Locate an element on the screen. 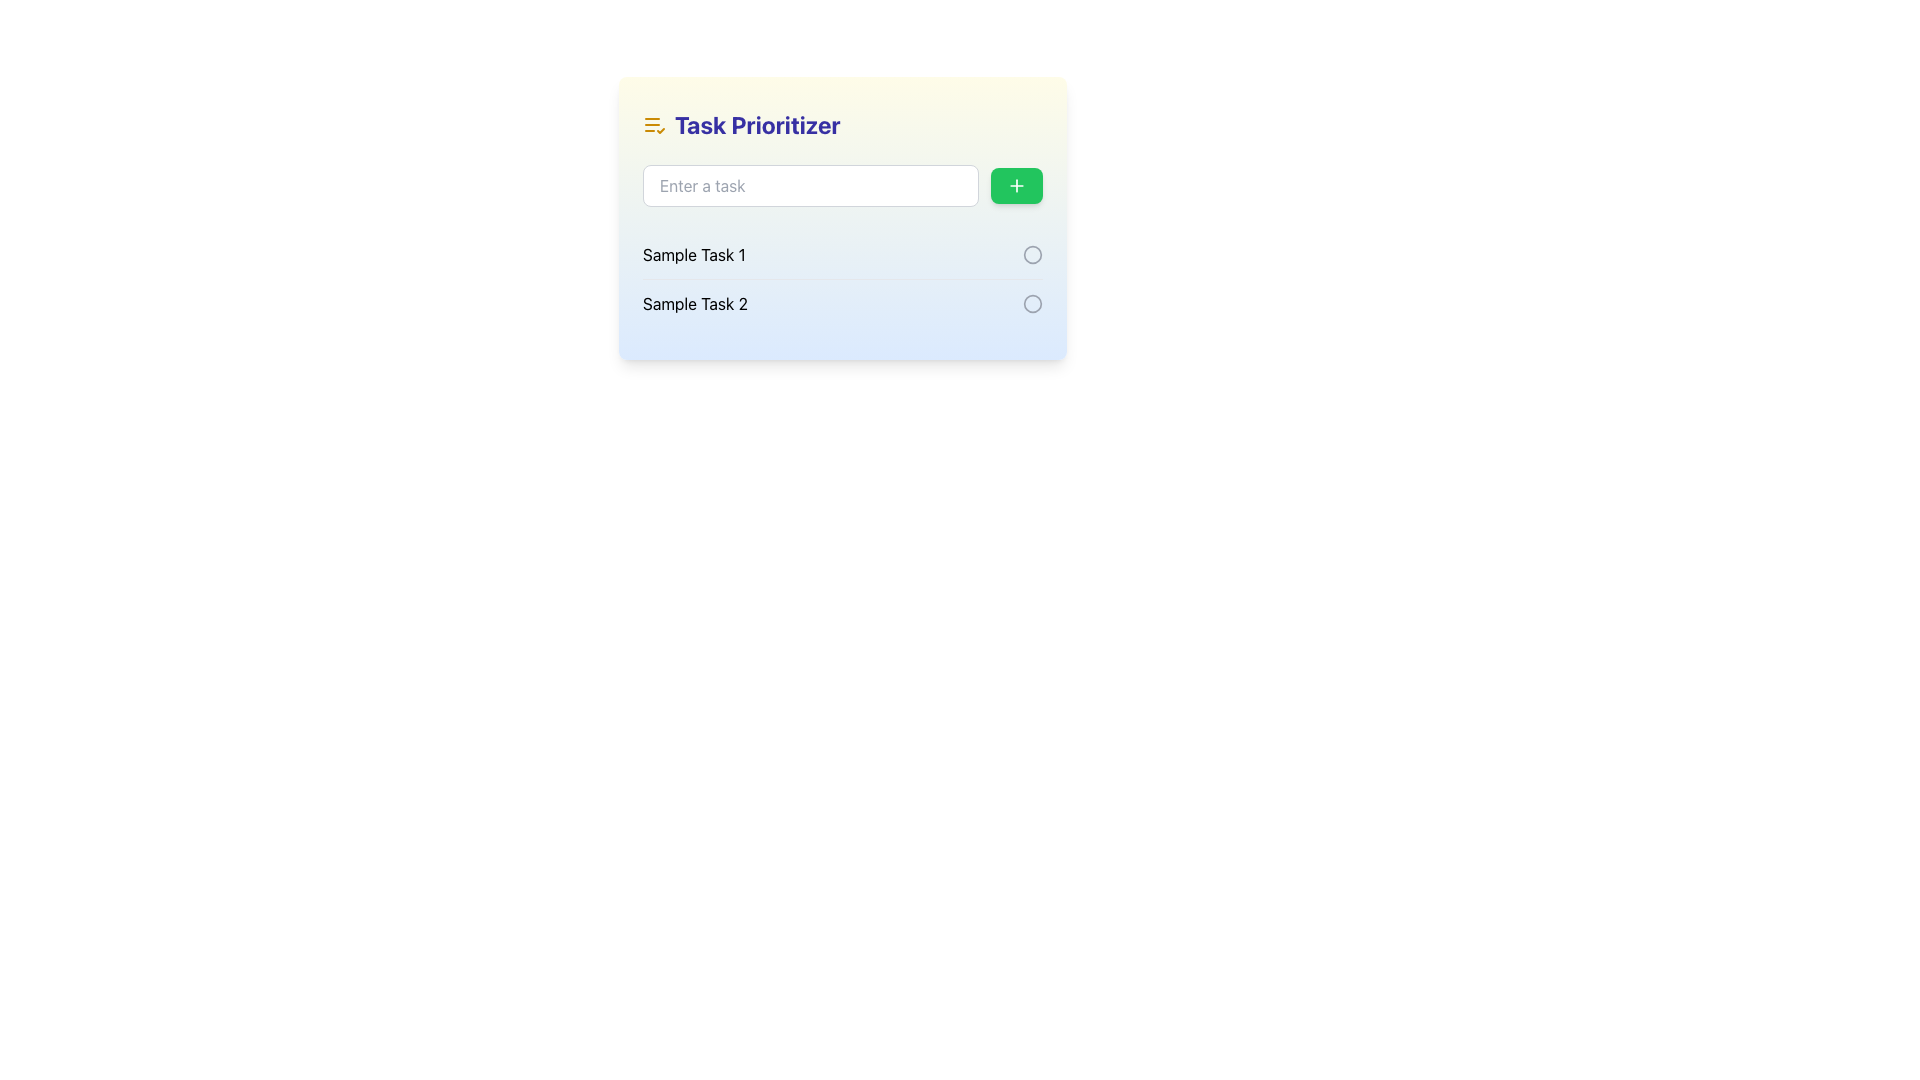 Image resolution: width=1920 pixels, height=1080 pixels. the circular icon/button is located at coordinates (1032, 304).